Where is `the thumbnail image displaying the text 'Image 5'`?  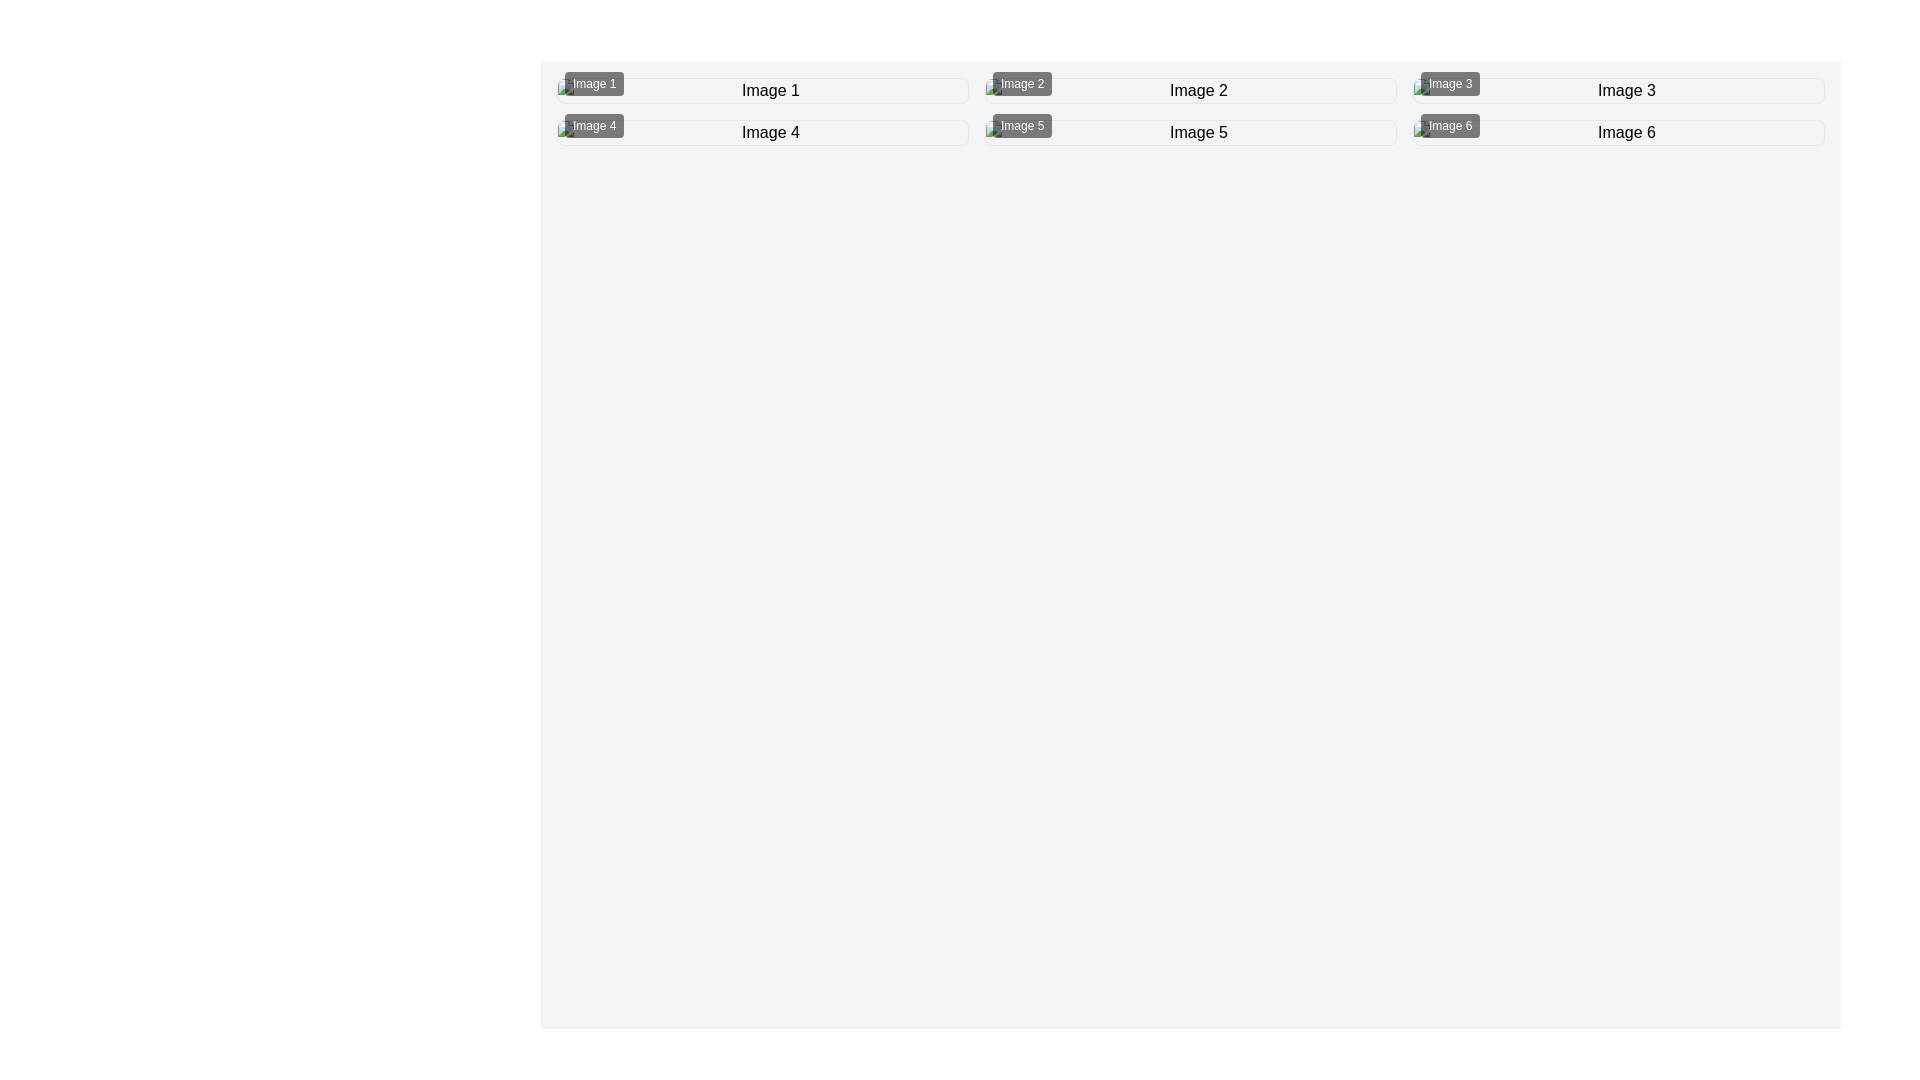 the thumbnail image displaying the text 'Image 5' is located at coordinates (1190, 132).